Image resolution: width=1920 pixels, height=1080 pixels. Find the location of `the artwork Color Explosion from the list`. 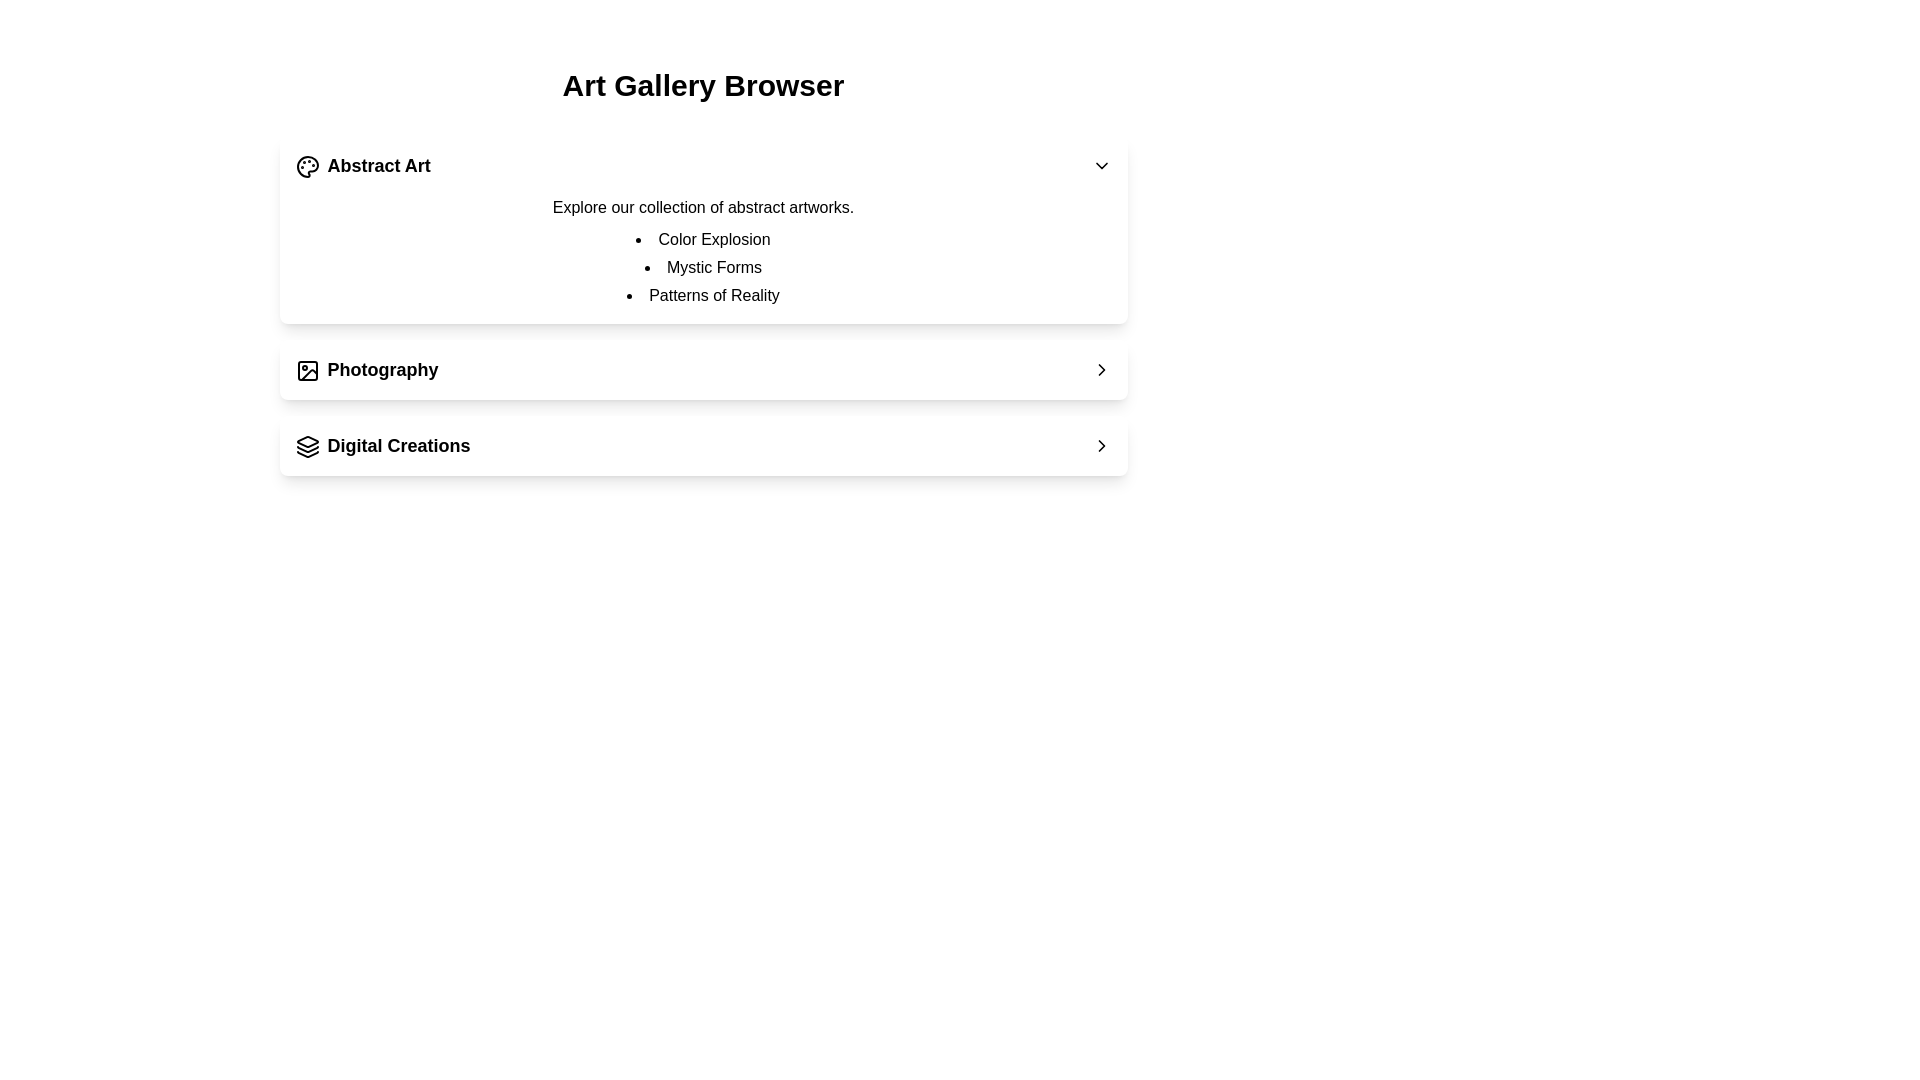

the artwork Color Explosion from the list is located at coordinates (703, 238).